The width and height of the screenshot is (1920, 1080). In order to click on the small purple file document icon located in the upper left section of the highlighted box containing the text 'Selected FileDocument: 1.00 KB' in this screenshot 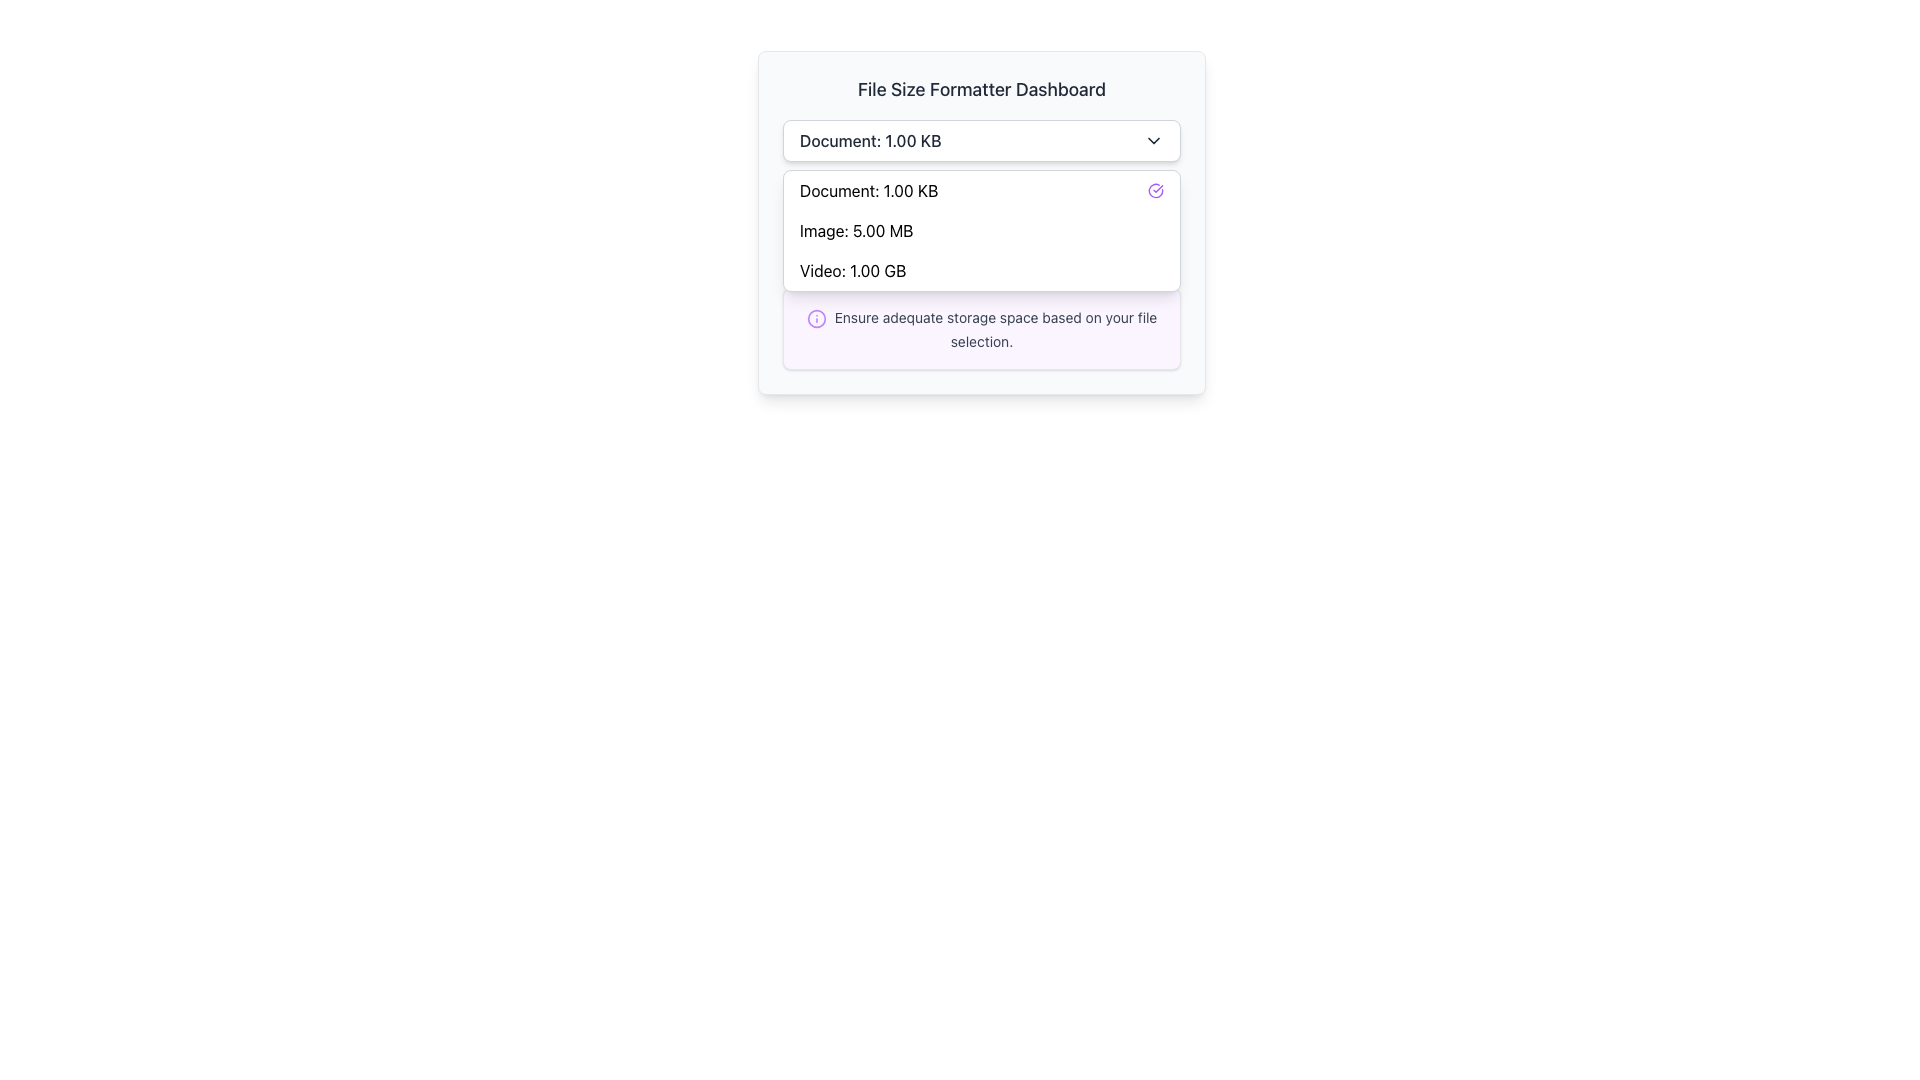, I will do `click(811, 224)`.